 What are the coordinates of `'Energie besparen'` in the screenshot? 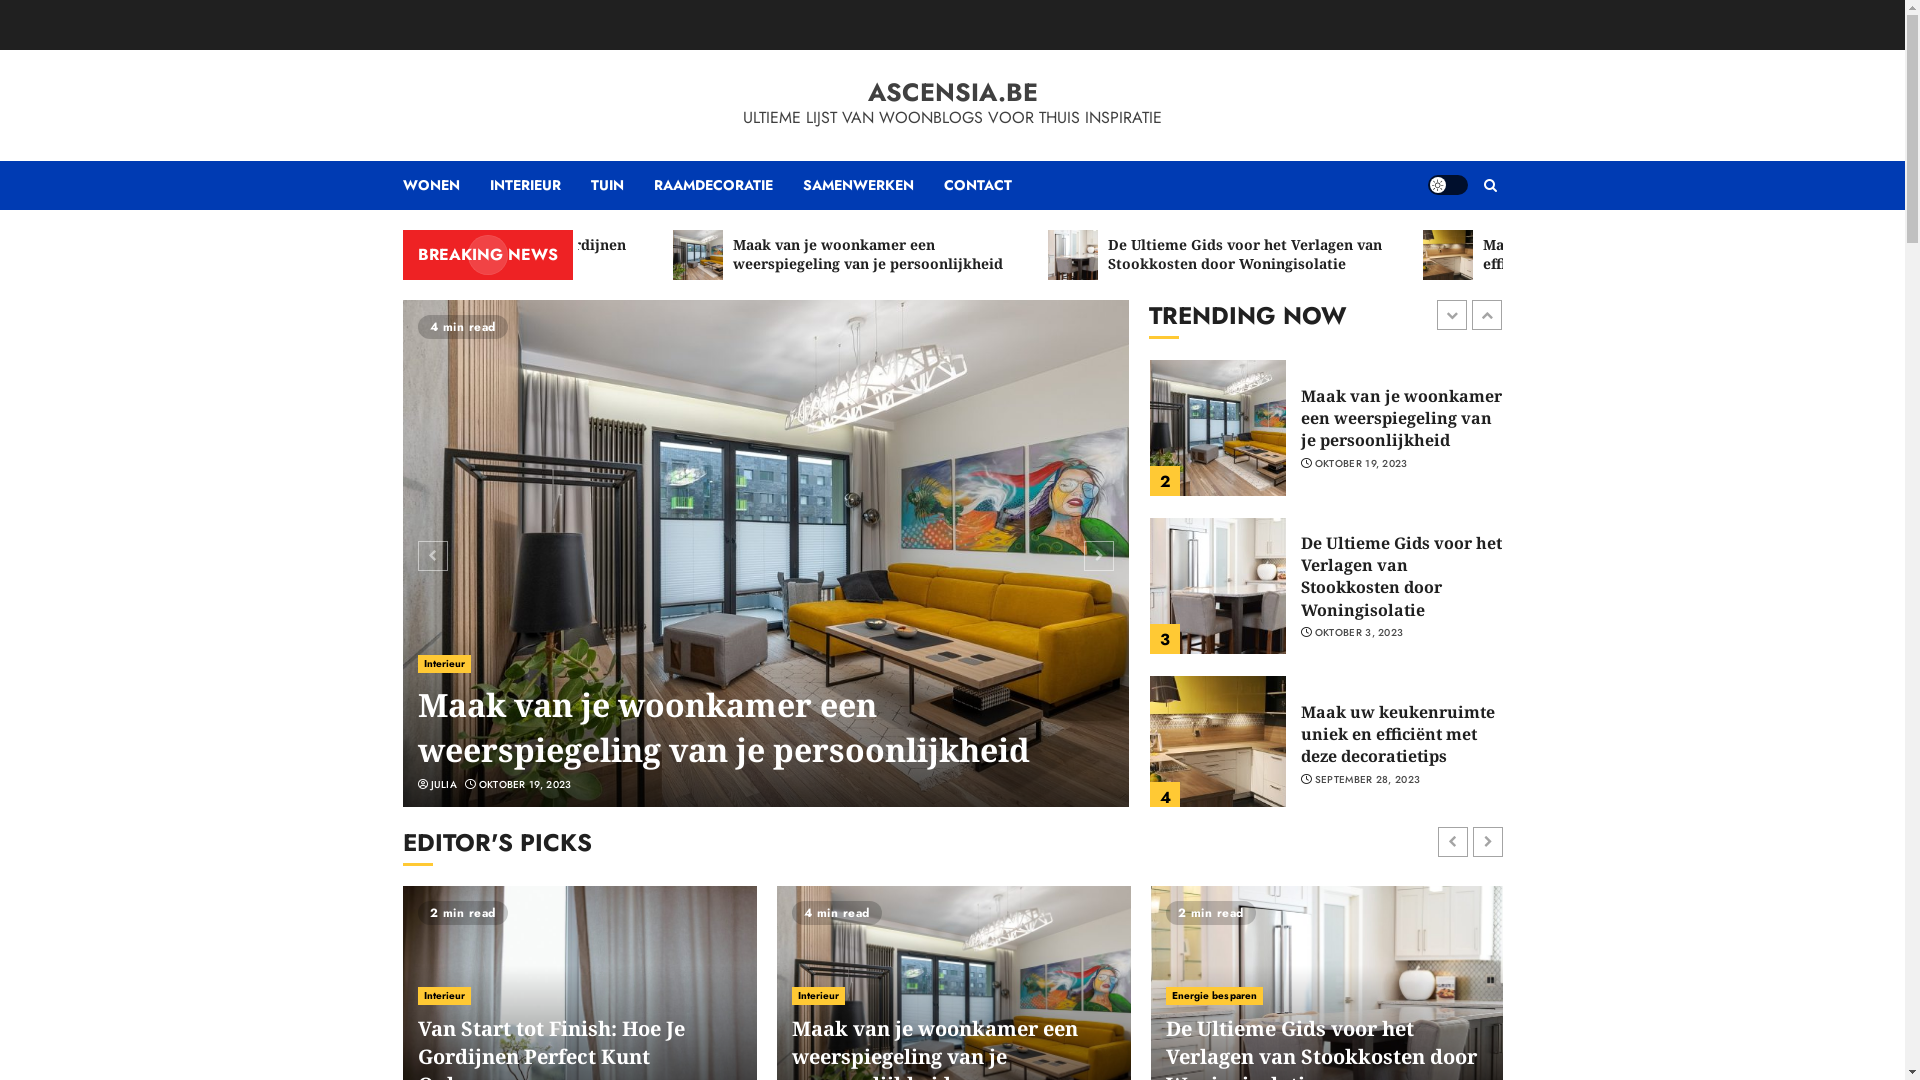 It's located at (1213, 995).